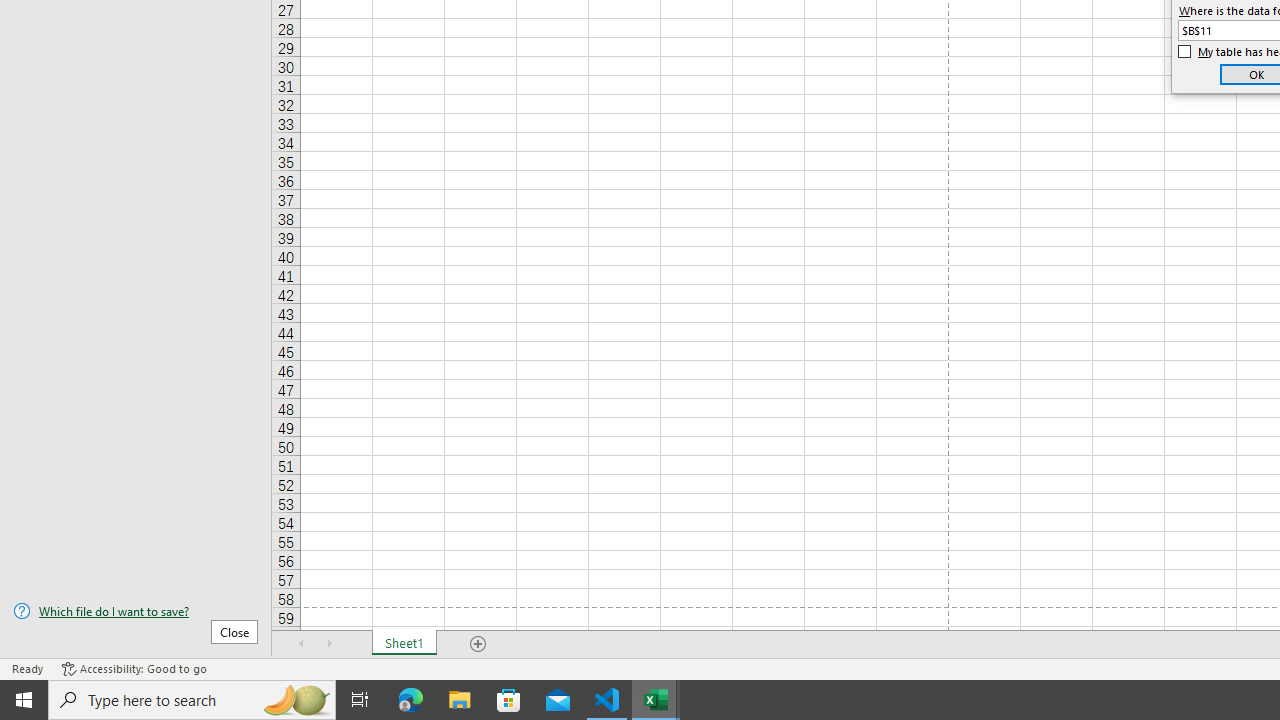 This screenshot has width=1280, height=720. Describe the element at coordinates (133, 669) in the screenshot. I see `'Accessibility Checker Accessibility: Good to go'` at that location.